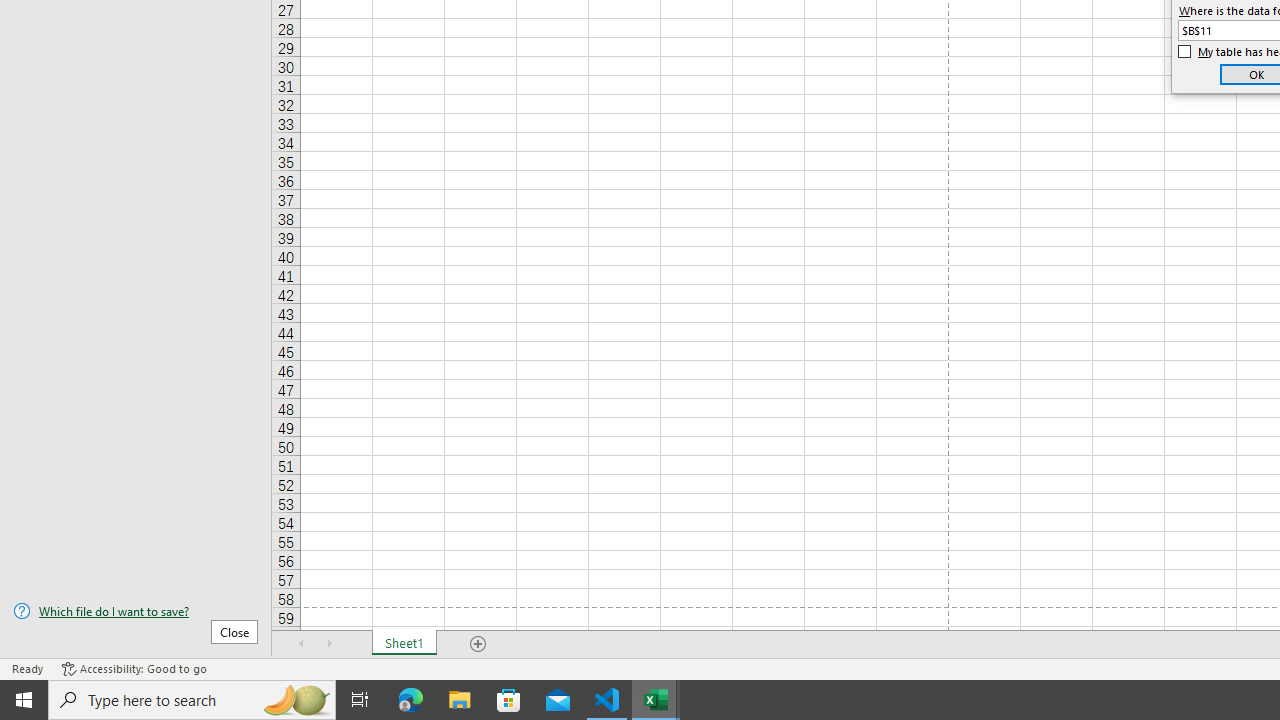 This screenshot has width=1280, height=720. Describe the element at coordinates (133, 669) in the screenshot. I see `'Accessibility Checker Accessibility: Good to go'` at that location.